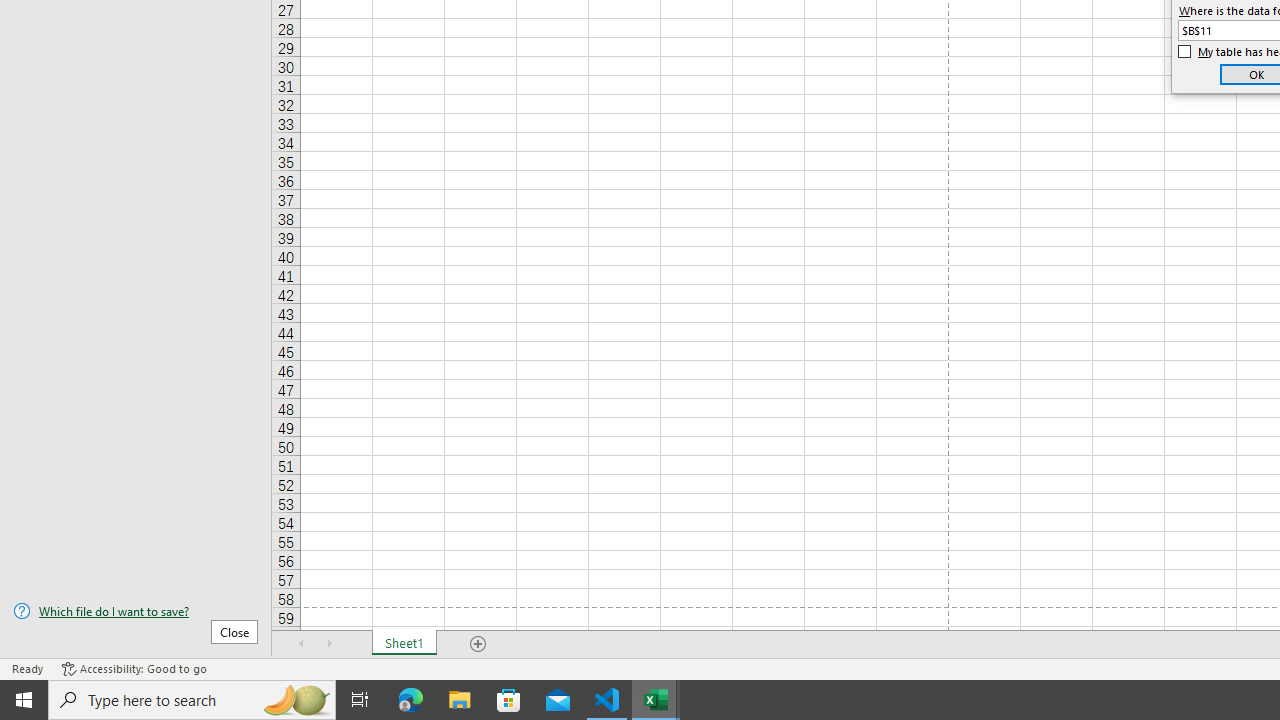 This screenshot has width=1280, height=720. Describe the element at coordinates (133, 669) in the screenshot. I see `'Accessibility Checker Accessibility: Good to go'` at that location.